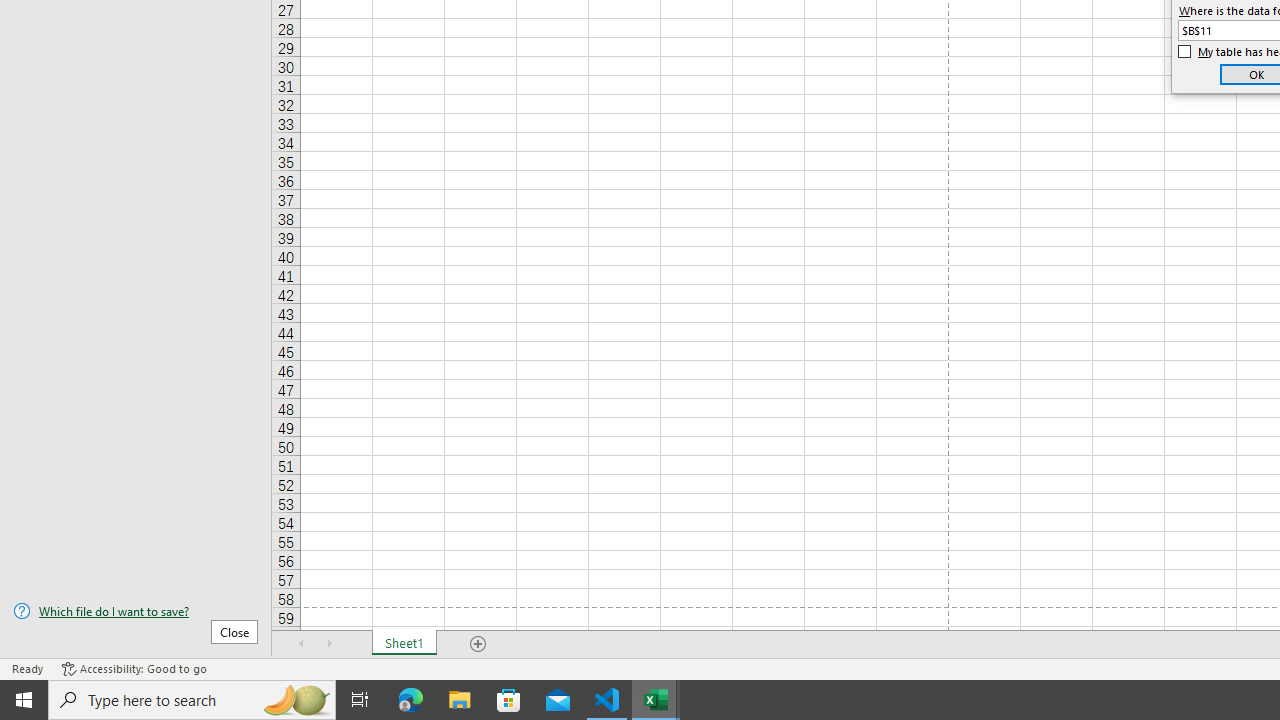 This screenshot has width=1280, height=720. Describe the element at coordinates (133, 669) in the screenshot. I see `'Accessibility Checker Accessibility: Good to go'` at that location.